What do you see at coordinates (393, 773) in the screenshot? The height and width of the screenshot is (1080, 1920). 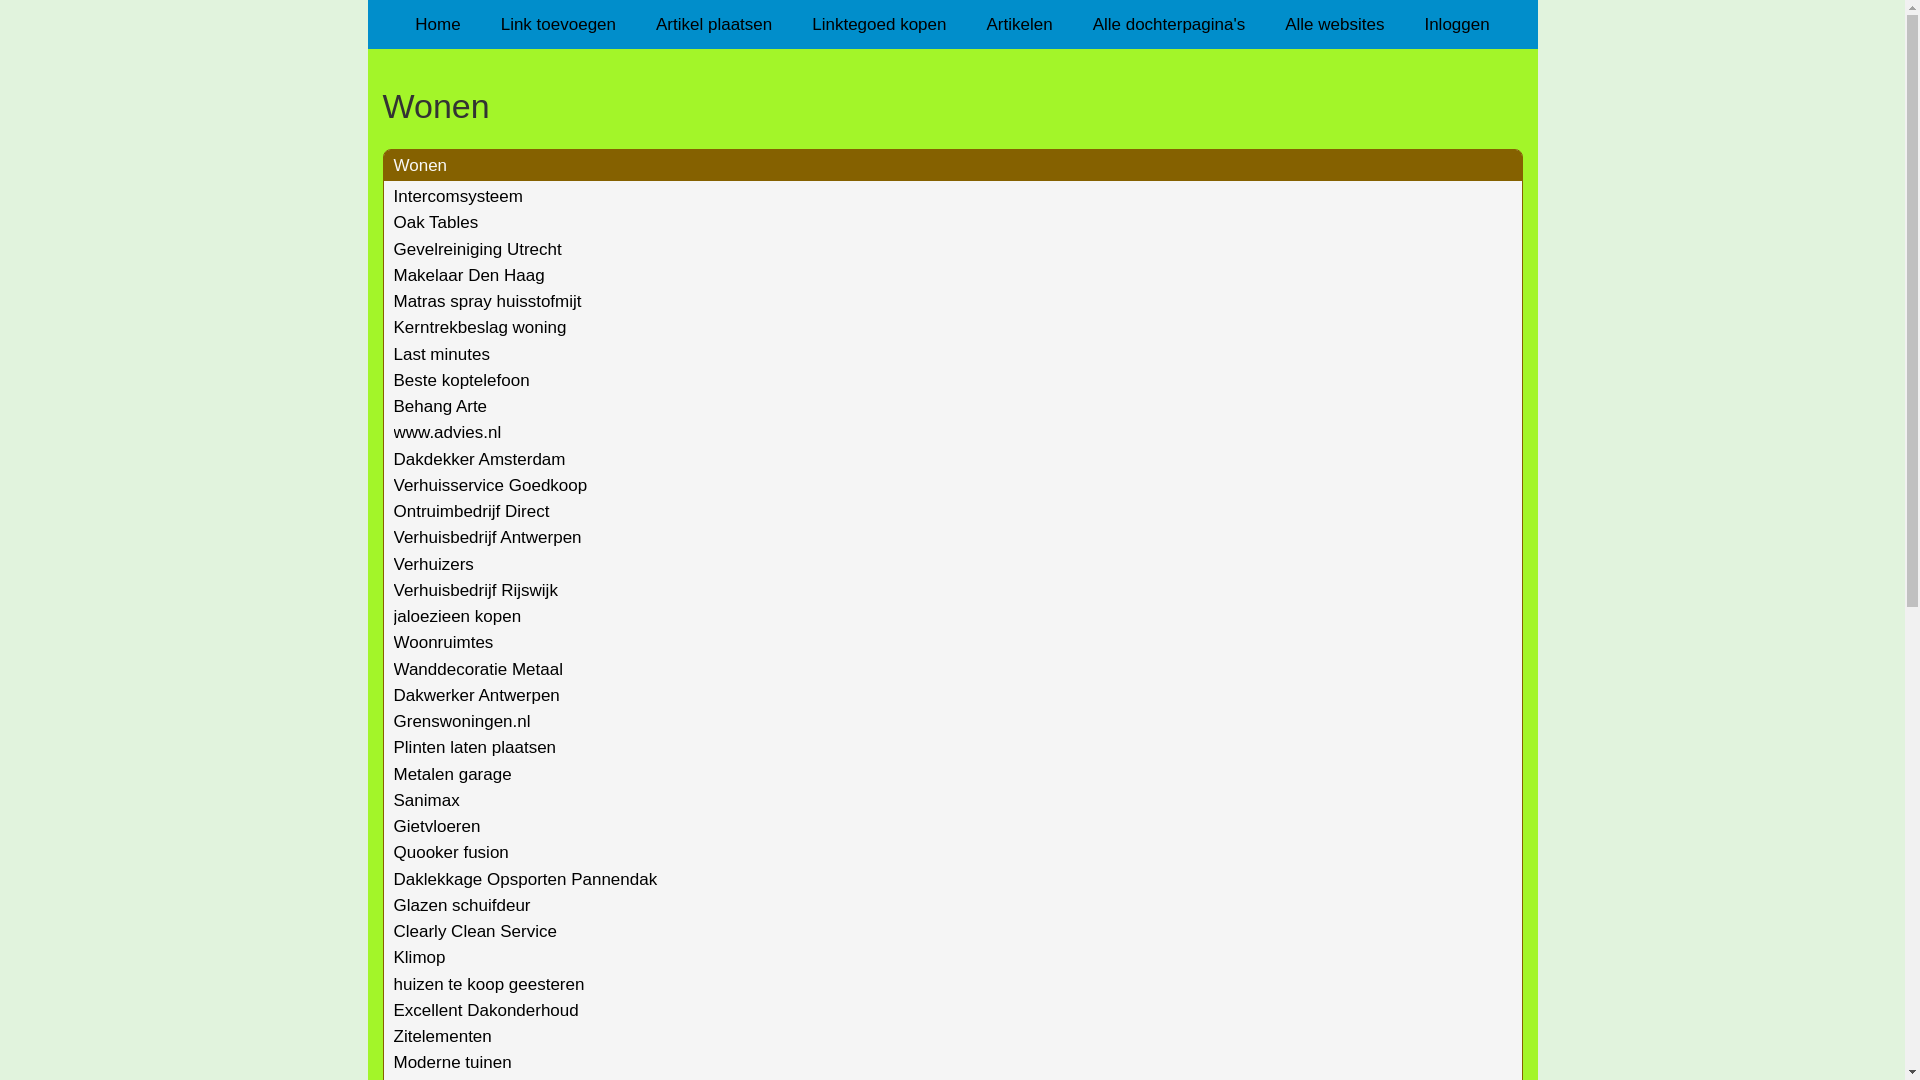 I see `'Metalen garage'` at bounding box center [393, 773].